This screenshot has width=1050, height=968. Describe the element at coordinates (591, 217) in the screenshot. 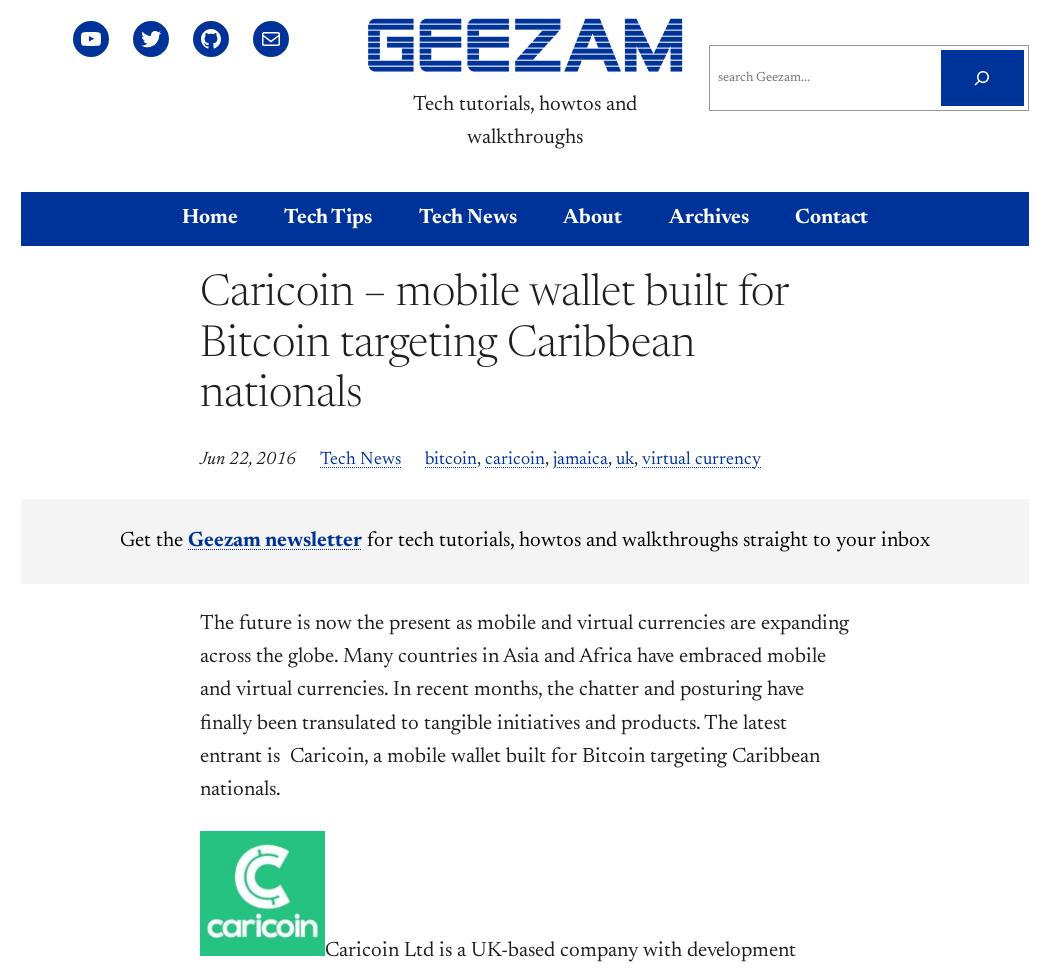

I see `'About'` at that location.